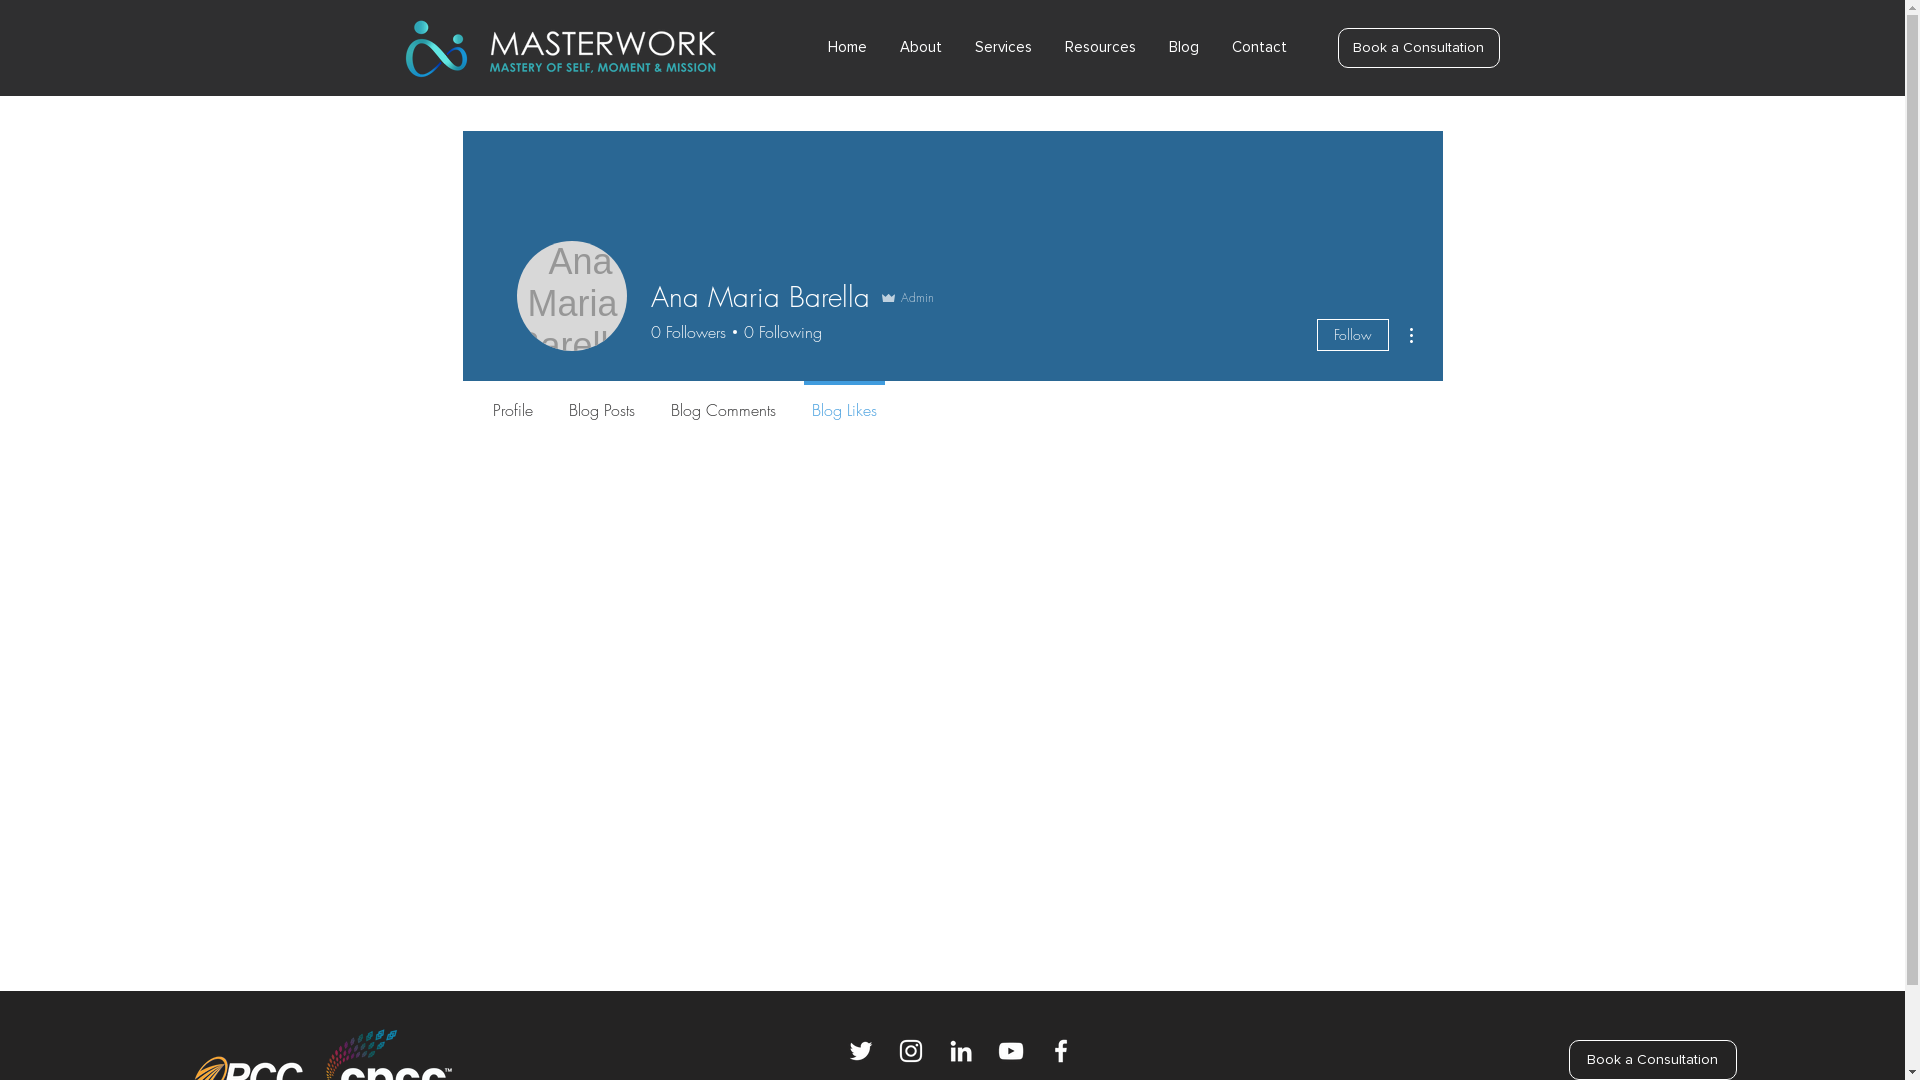 Image resolution: width=1920 pixels, height=1080 pixels. Describe the element at coordinates (687, 330) in the screenshot. I see `'0` at that location.